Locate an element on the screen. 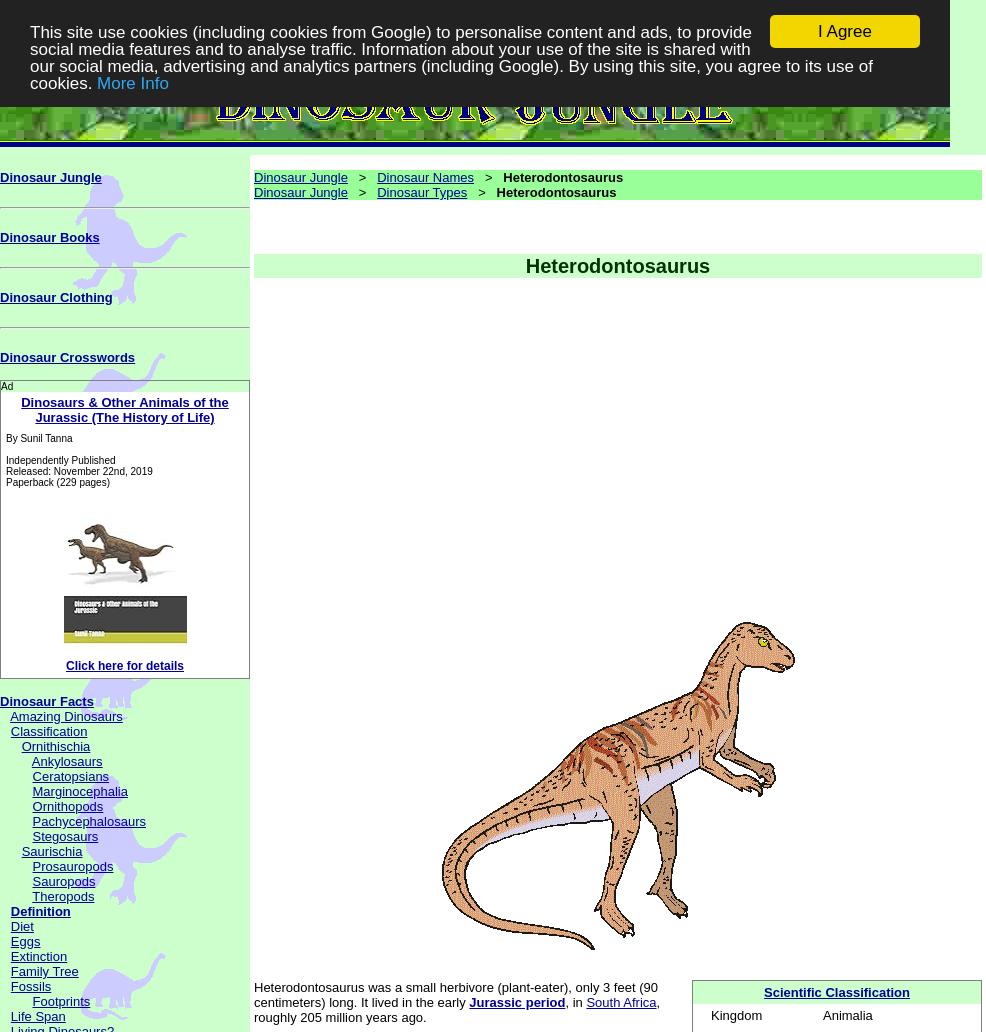 The height and width of the screenshot is (1032, 986). 'Ornithischia' is located at coordinates (54, 745).